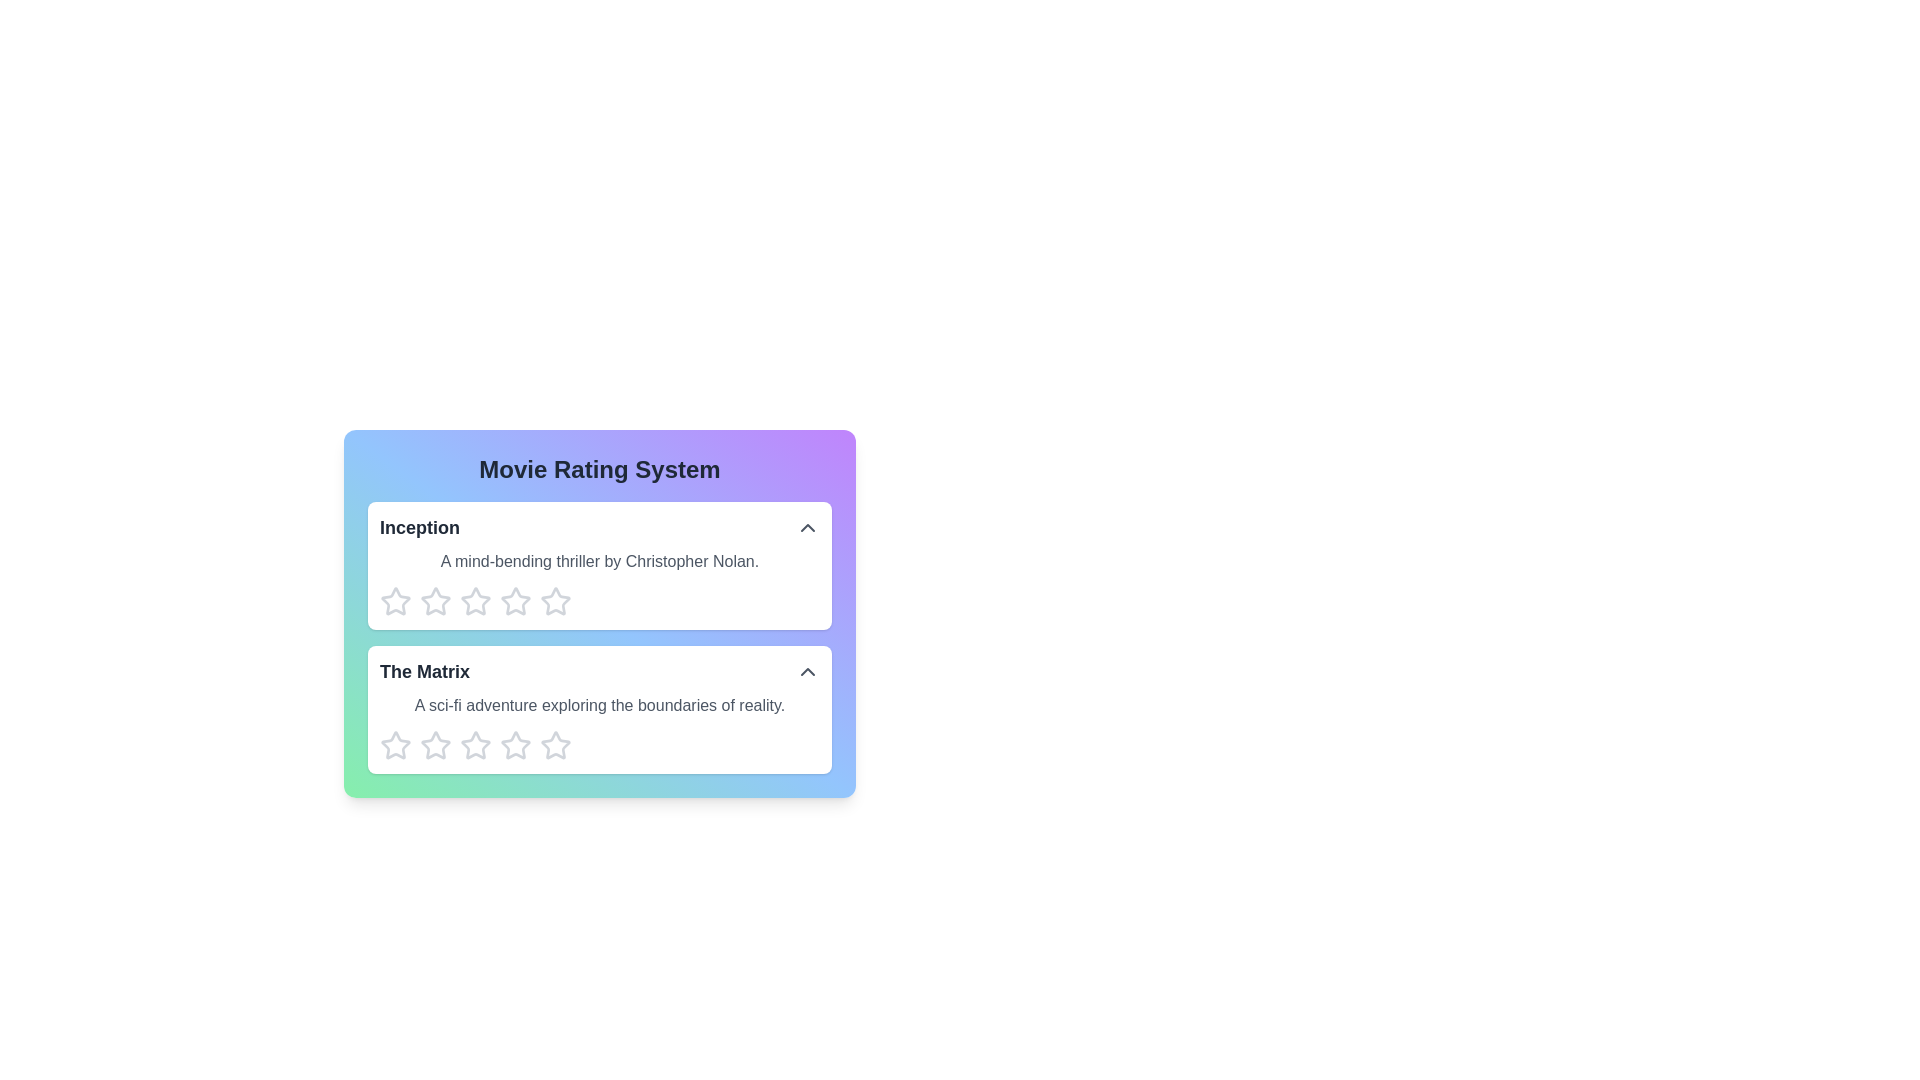  I want to click on the first star icon button in the movie rating system interface for tooltip or highlight effect, so click(395, 600).